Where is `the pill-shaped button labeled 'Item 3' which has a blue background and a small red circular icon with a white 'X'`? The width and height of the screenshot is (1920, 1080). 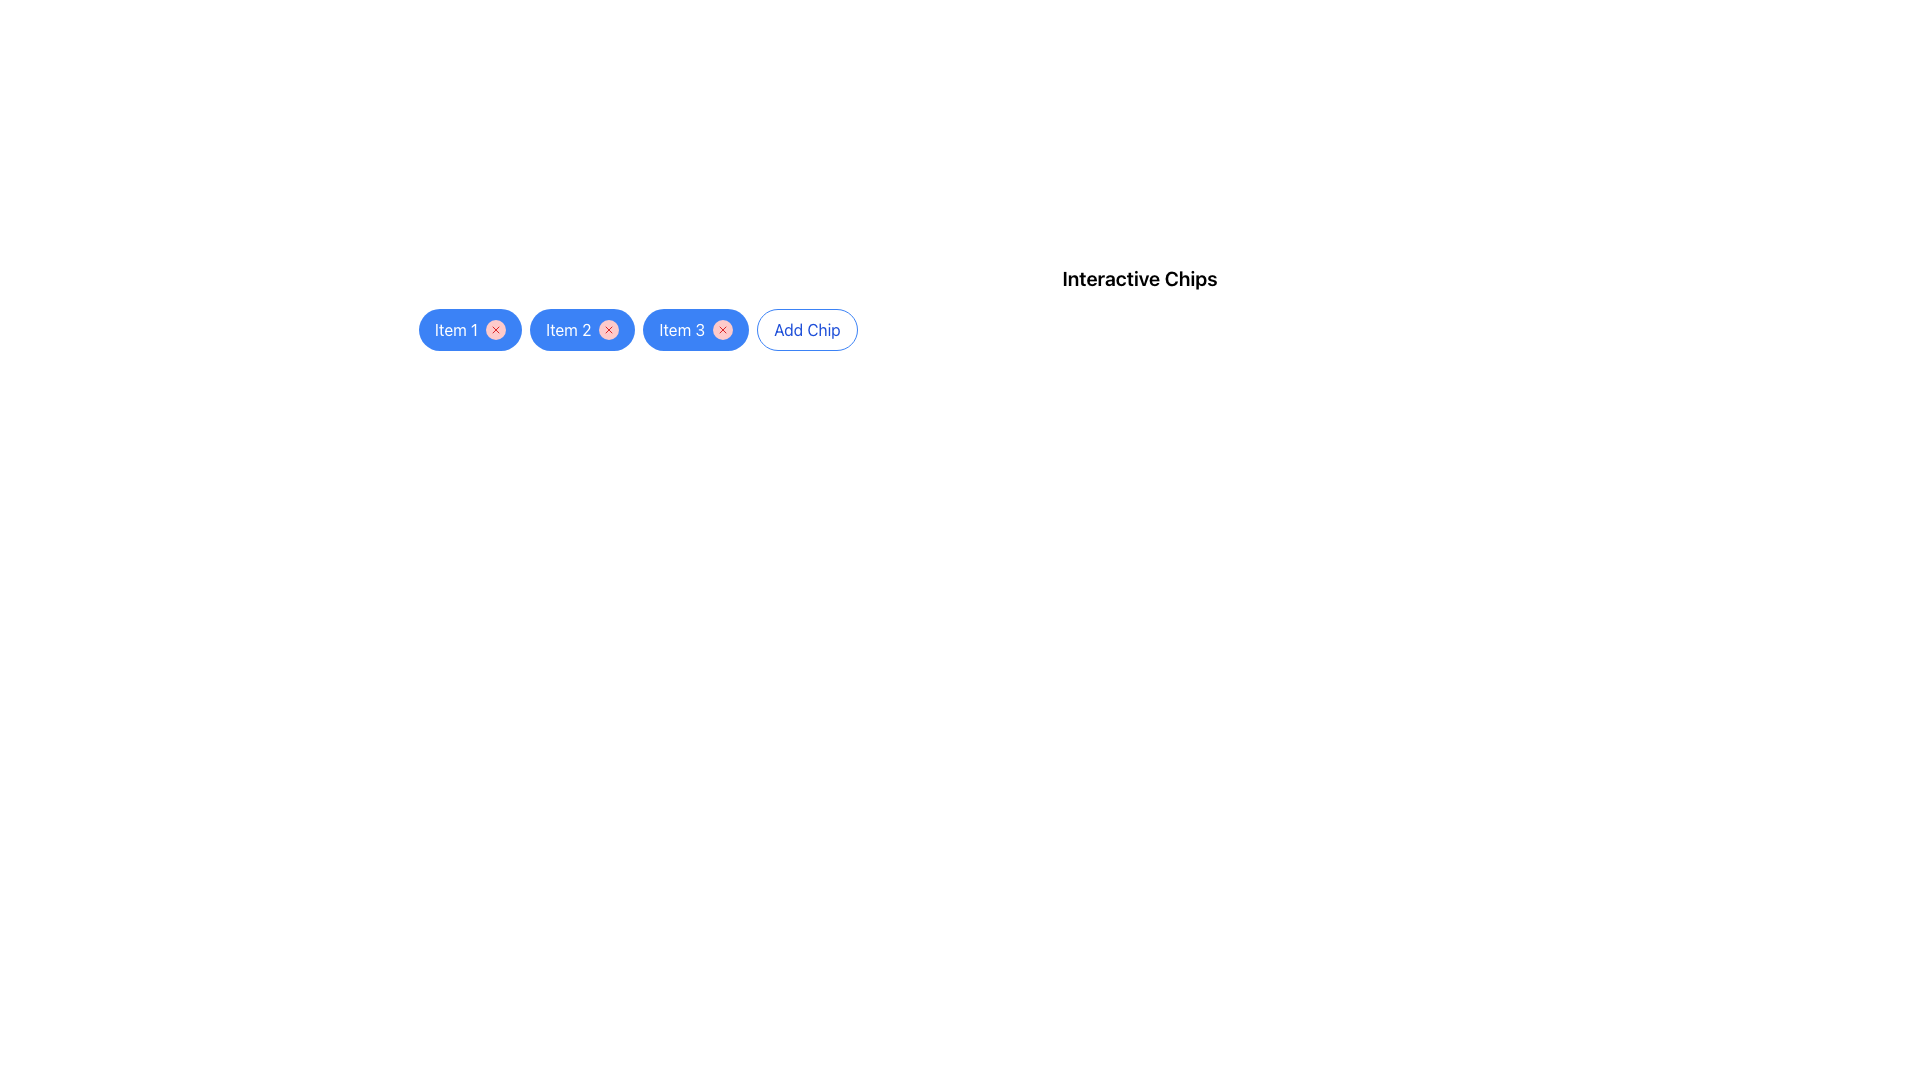 the pill-shaped button labeled 'Item 3' which has a blue background and a small red circular icon with a white 'X' is located at coordinates (696, 329).